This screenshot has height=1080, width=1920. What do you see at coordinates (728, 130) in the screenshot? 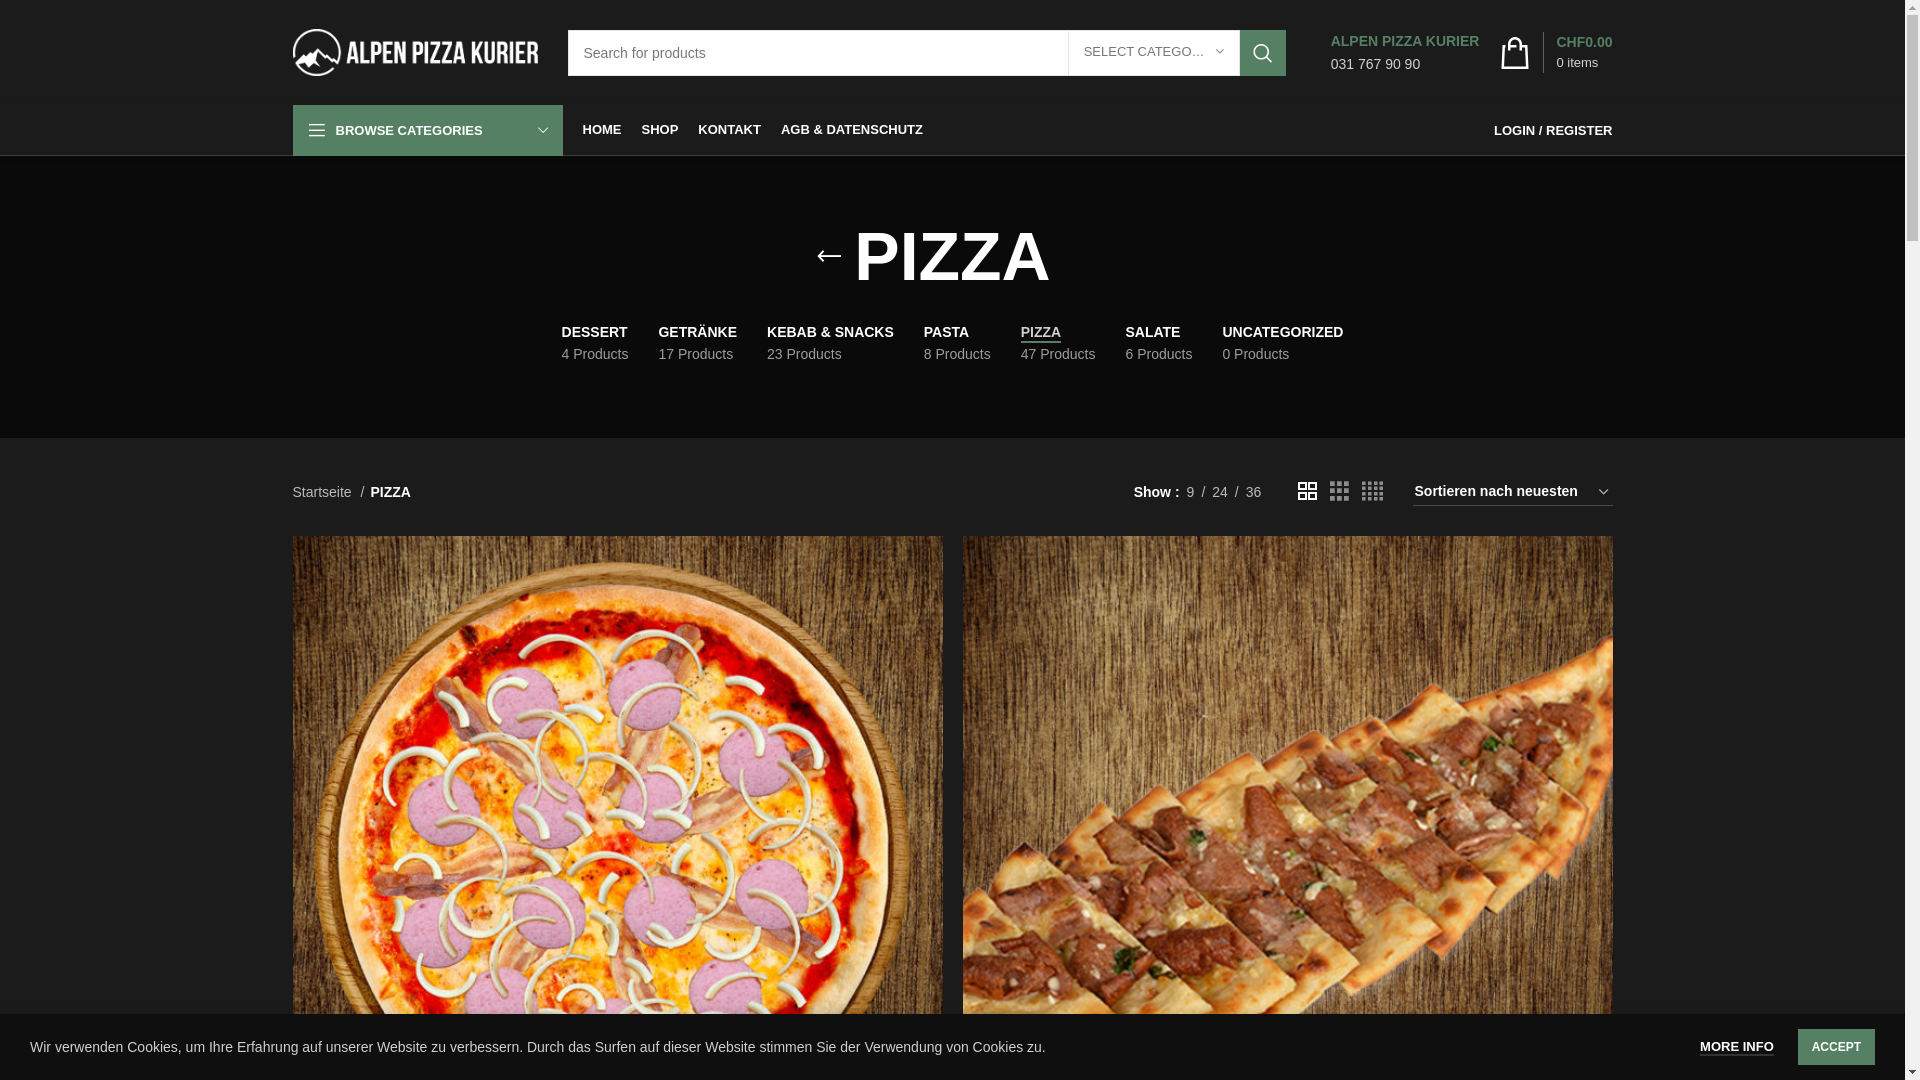
I see `'KONTAKT'` at bounding box center [728, 130].